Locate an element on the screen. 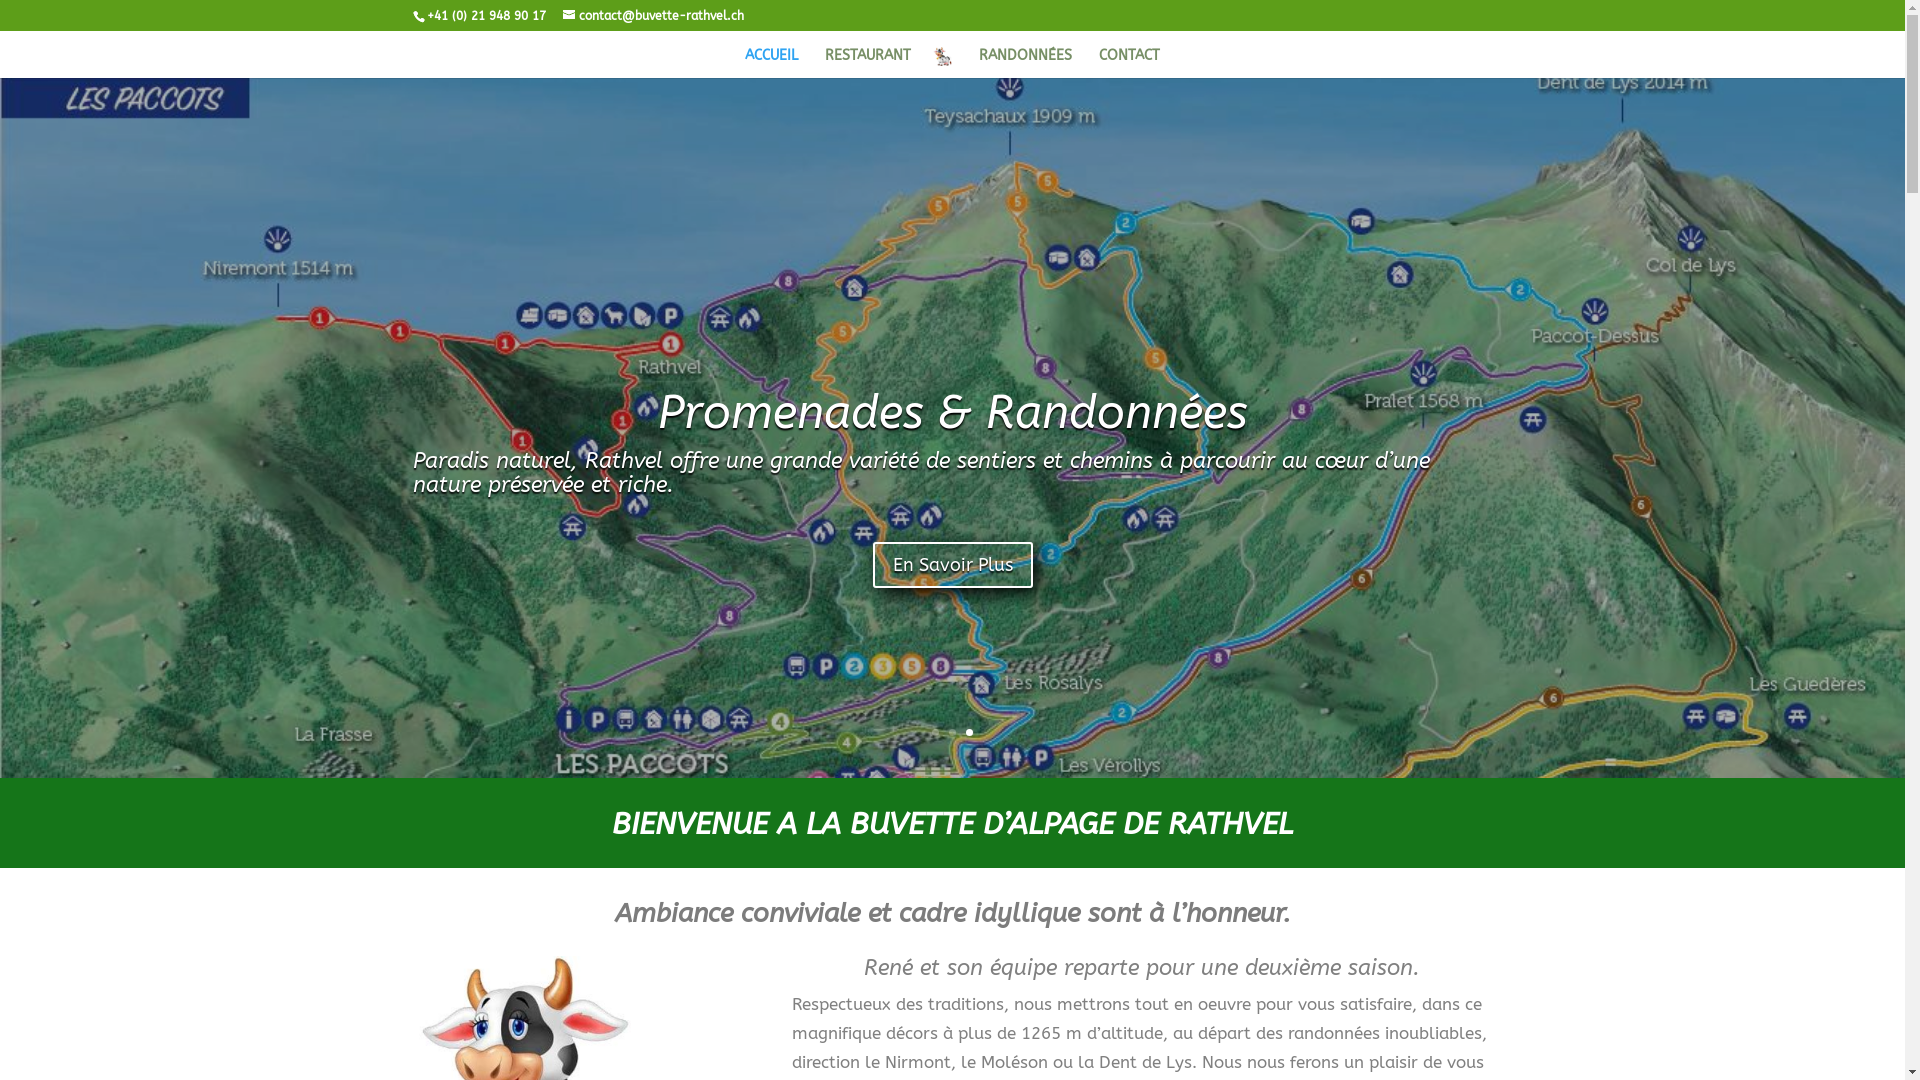  'contact@buvette-rathvel.ch' is located at coordinates (652, 15).